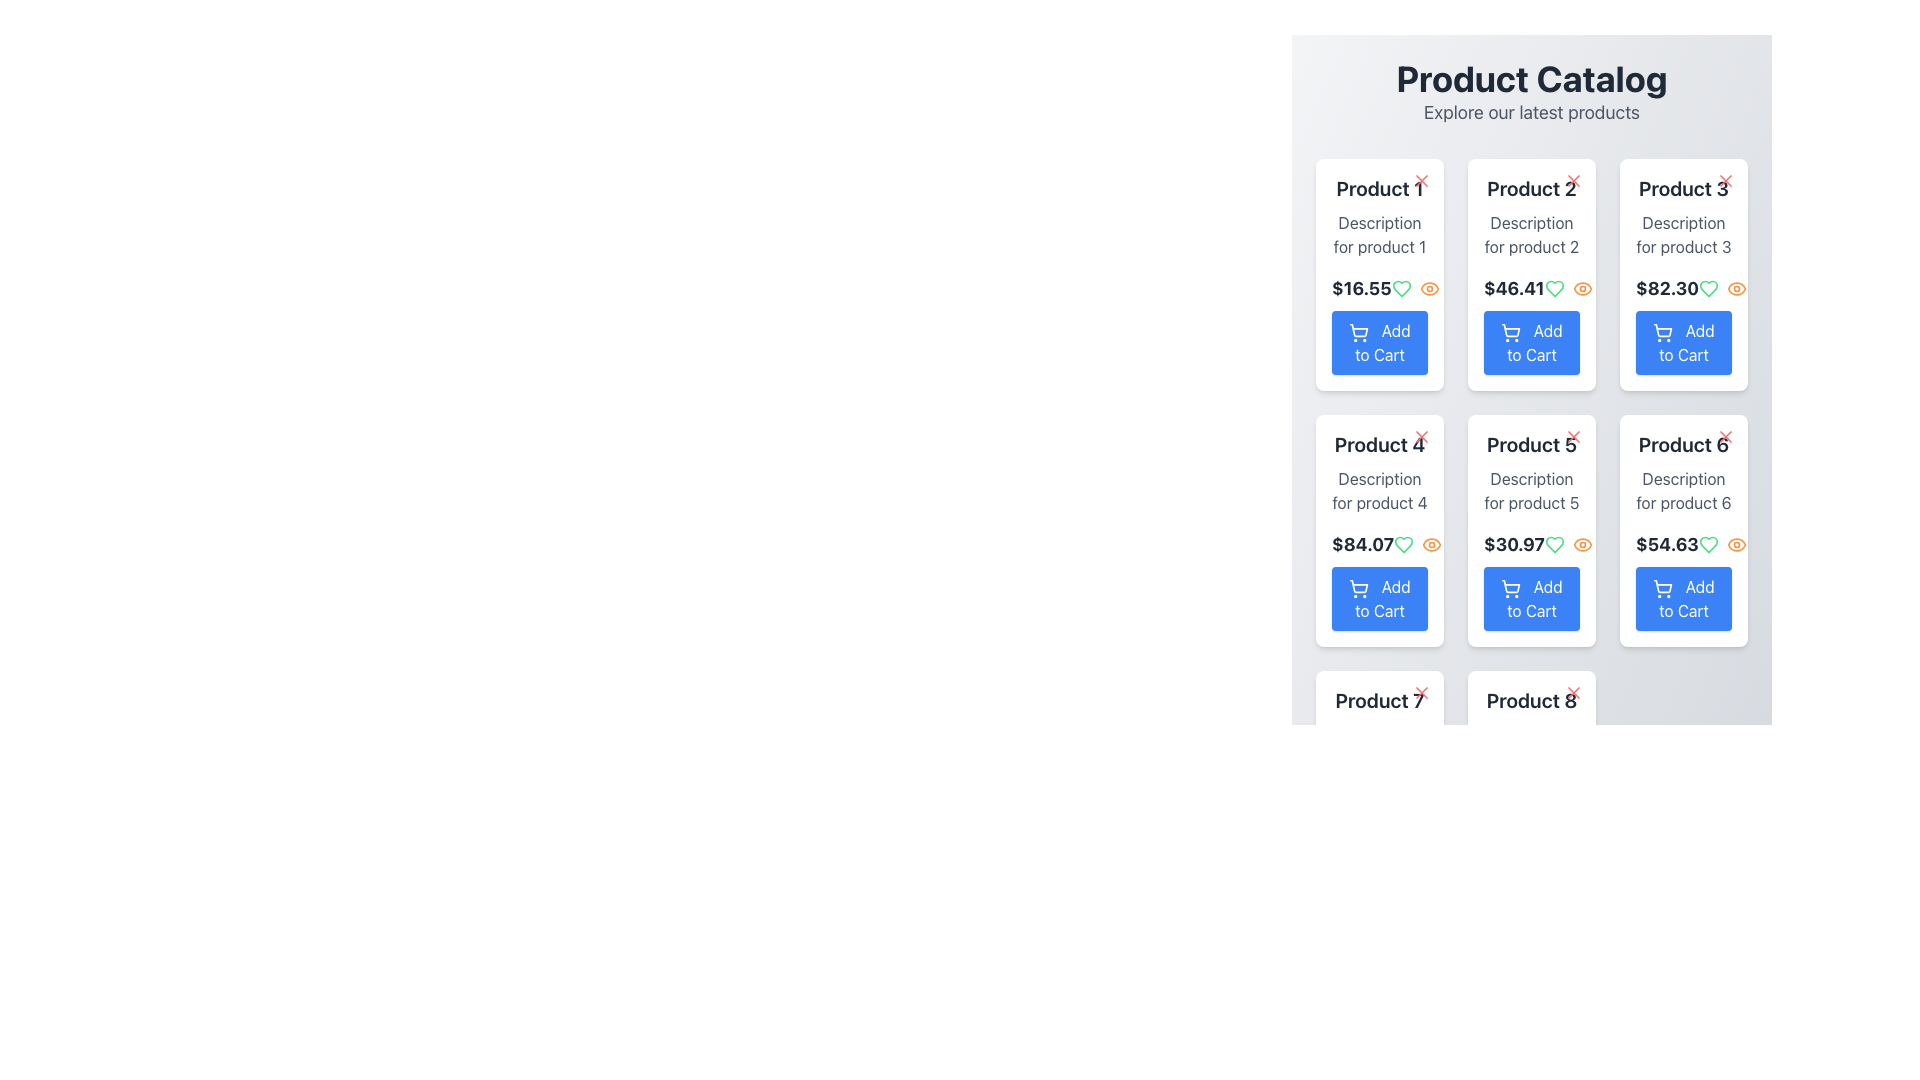  Describe the element at coordinates (1511, 587) in the screenshot. I see `the 'Add to Cart' button represented by the decorative icon in the fifth column and second row of the product grid` at that location.